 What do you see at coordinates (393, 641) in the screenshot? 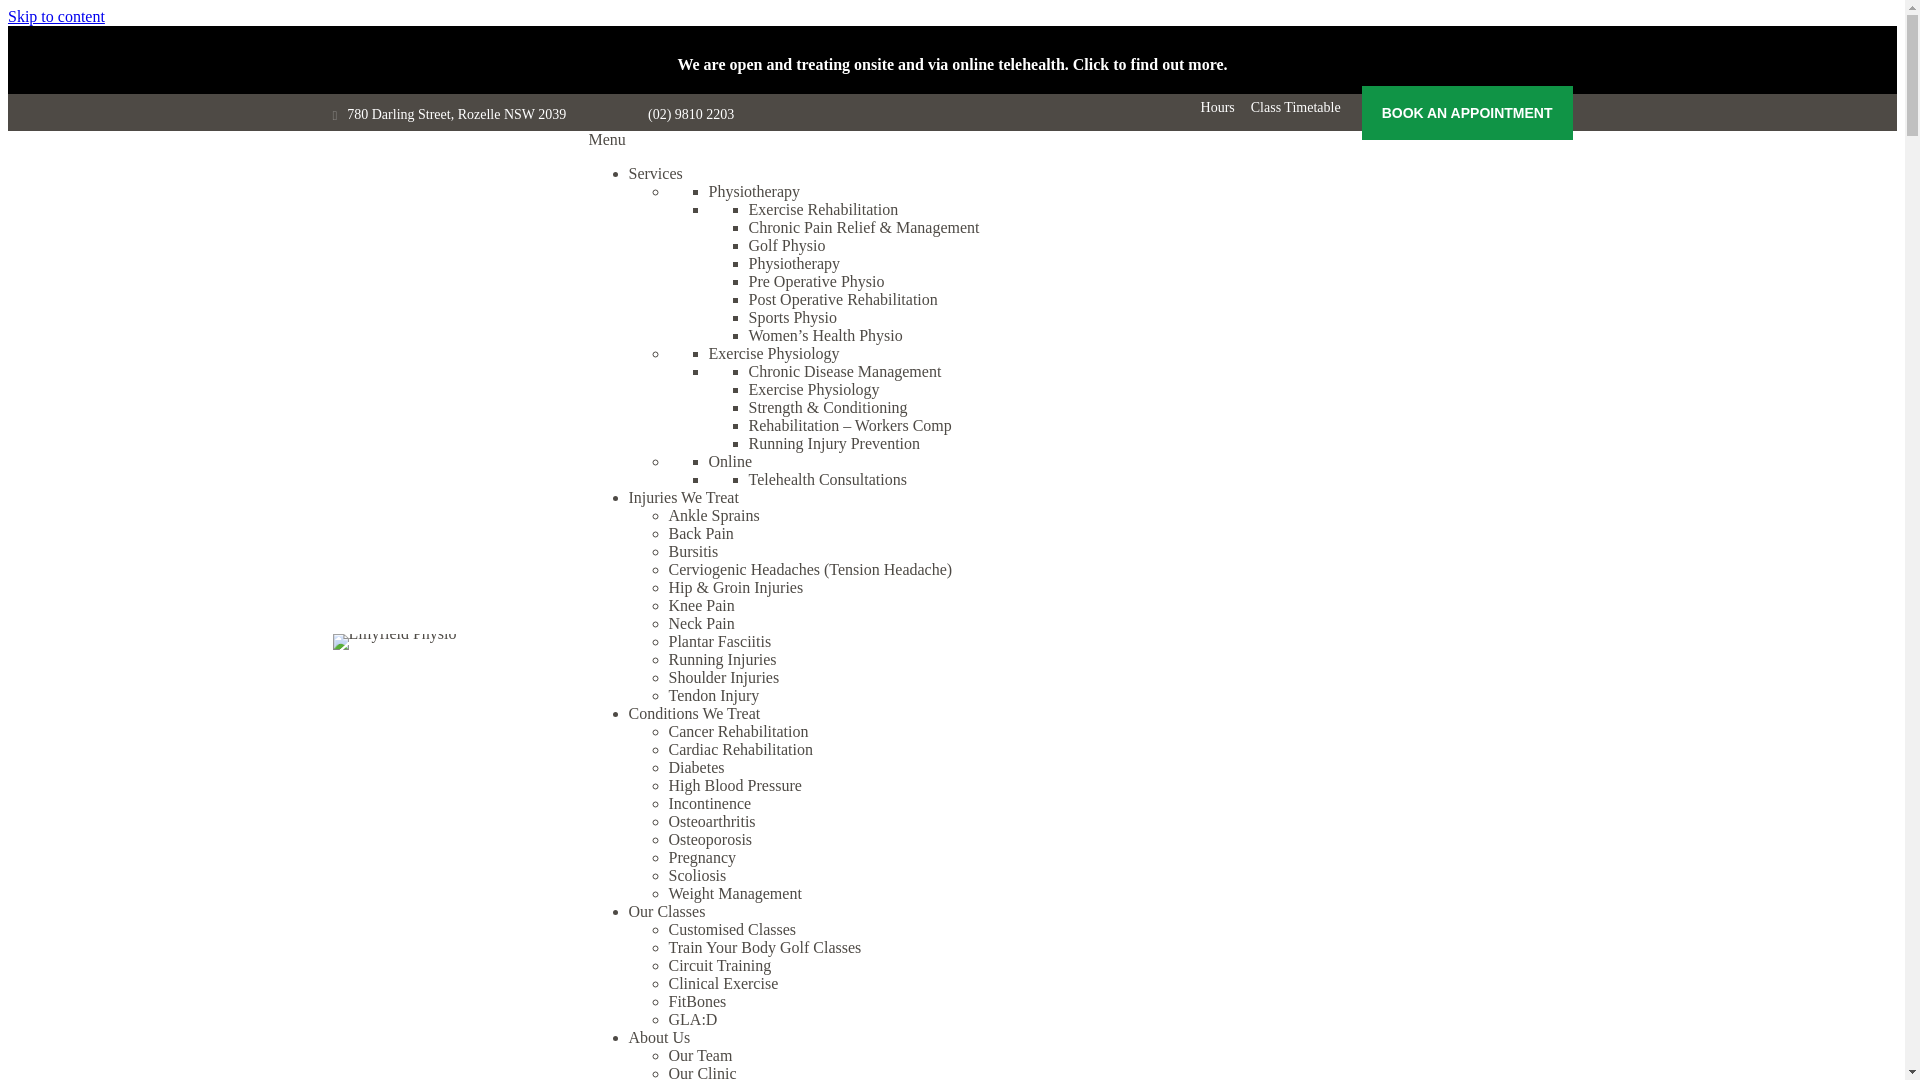
I see `'Lillyfield Physio'` at bounding box center [393, 641].